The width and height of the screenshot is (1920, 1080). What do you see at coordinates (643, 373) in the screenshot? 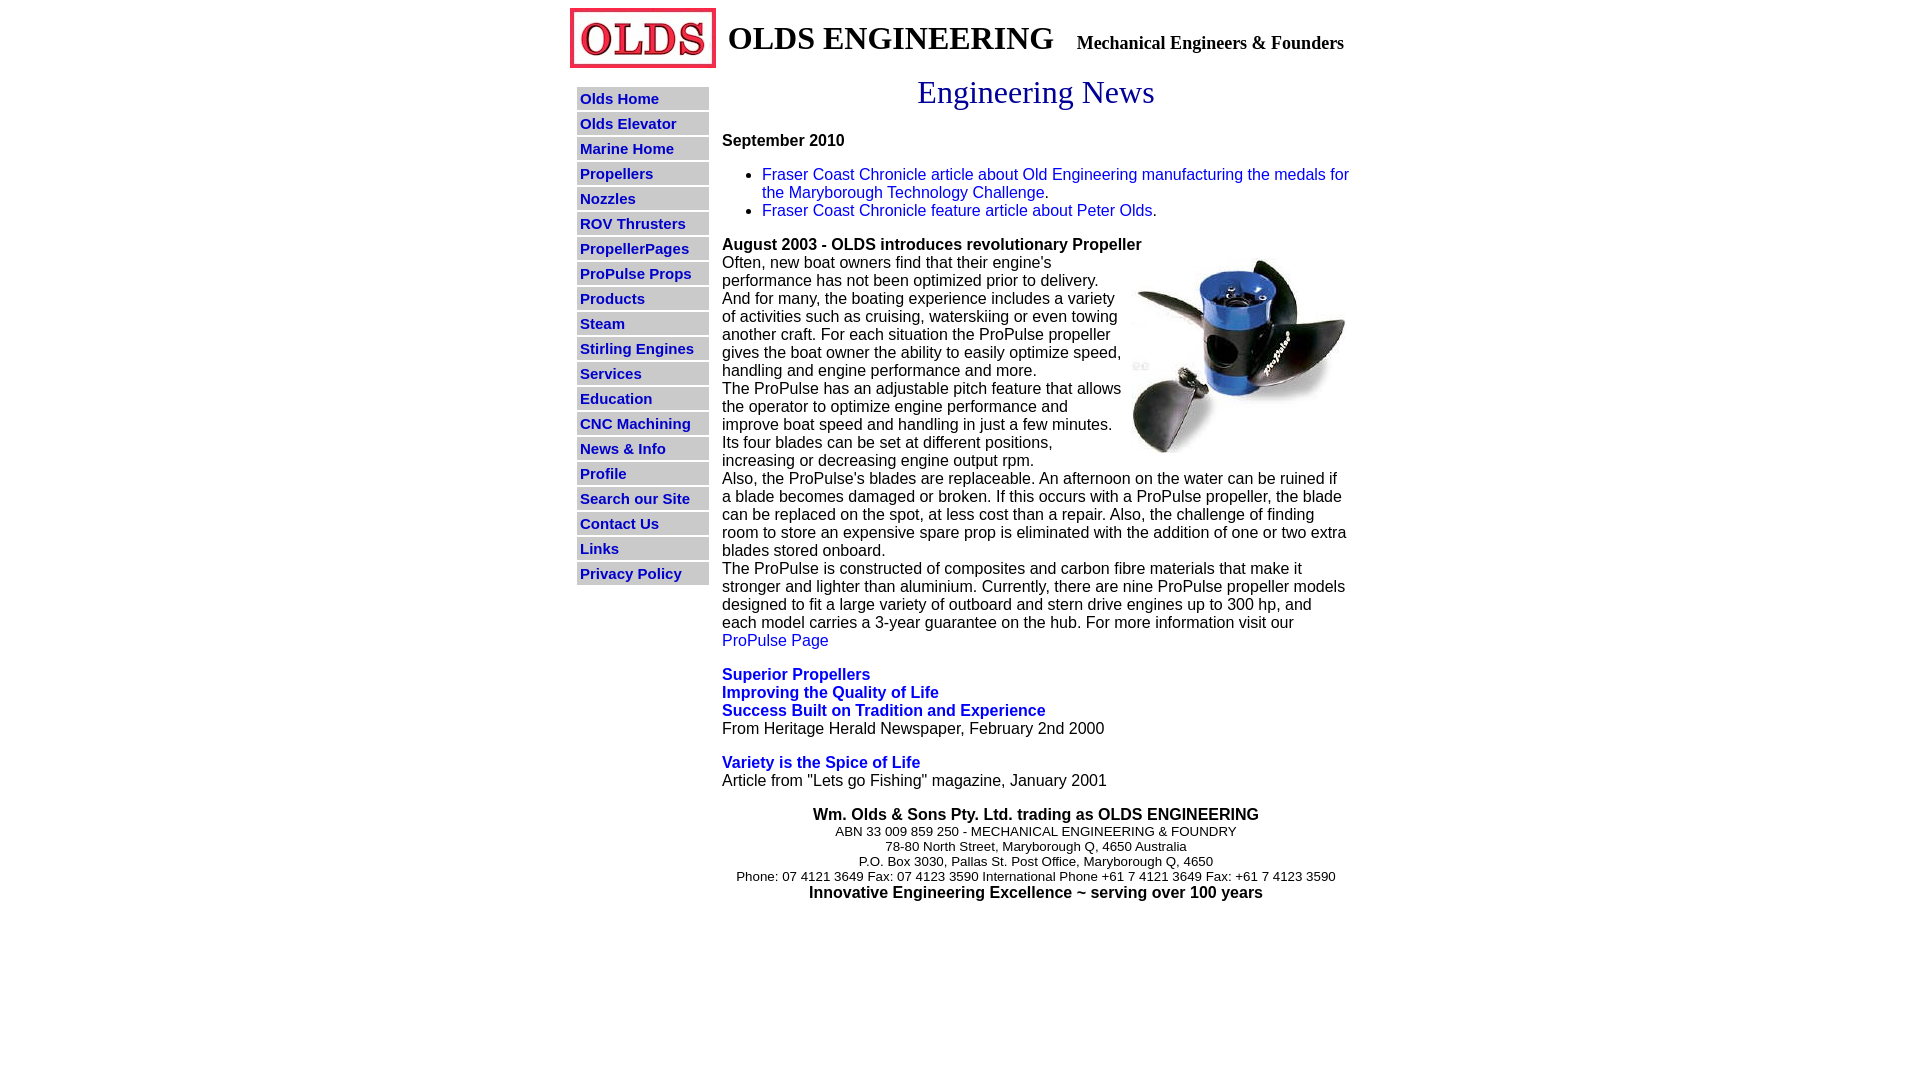
I see `'Services'` at bounding box center [643, 373].